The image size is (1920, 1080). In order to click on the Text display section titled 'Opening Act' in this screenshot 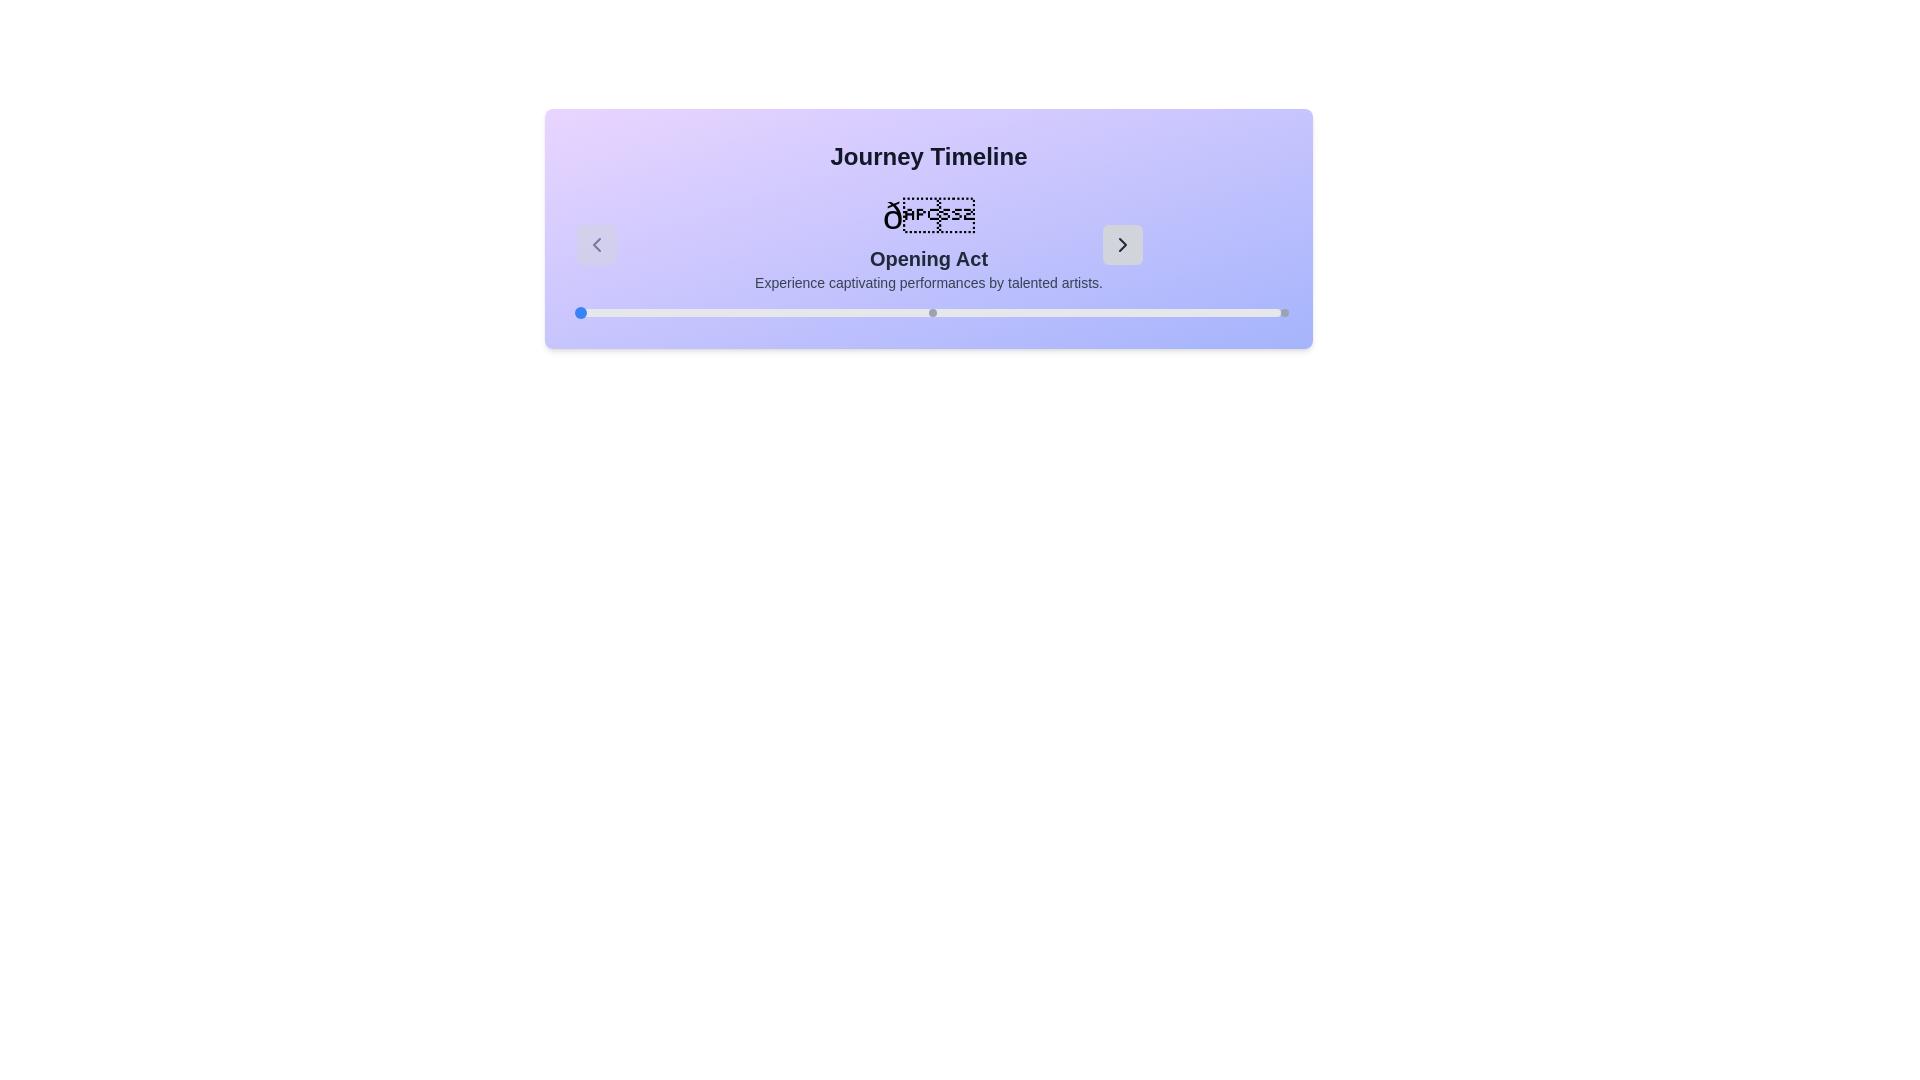, I will do `click(928, 244)`.